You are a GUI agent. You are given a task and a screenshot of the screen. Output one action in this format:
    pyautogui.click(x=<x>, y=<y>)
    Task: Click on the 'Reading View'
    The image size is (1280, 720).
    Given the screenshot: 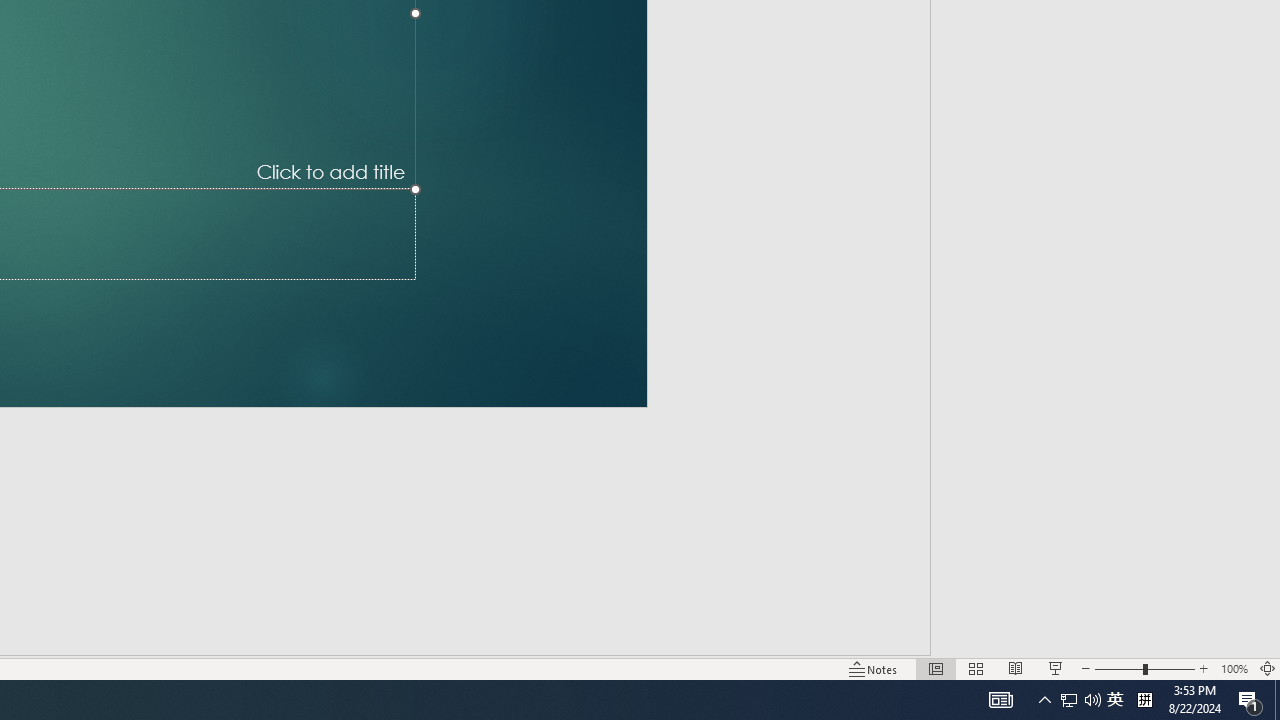 What is the action you would take?
    pyautogui.click(x=1015, y=669)
    